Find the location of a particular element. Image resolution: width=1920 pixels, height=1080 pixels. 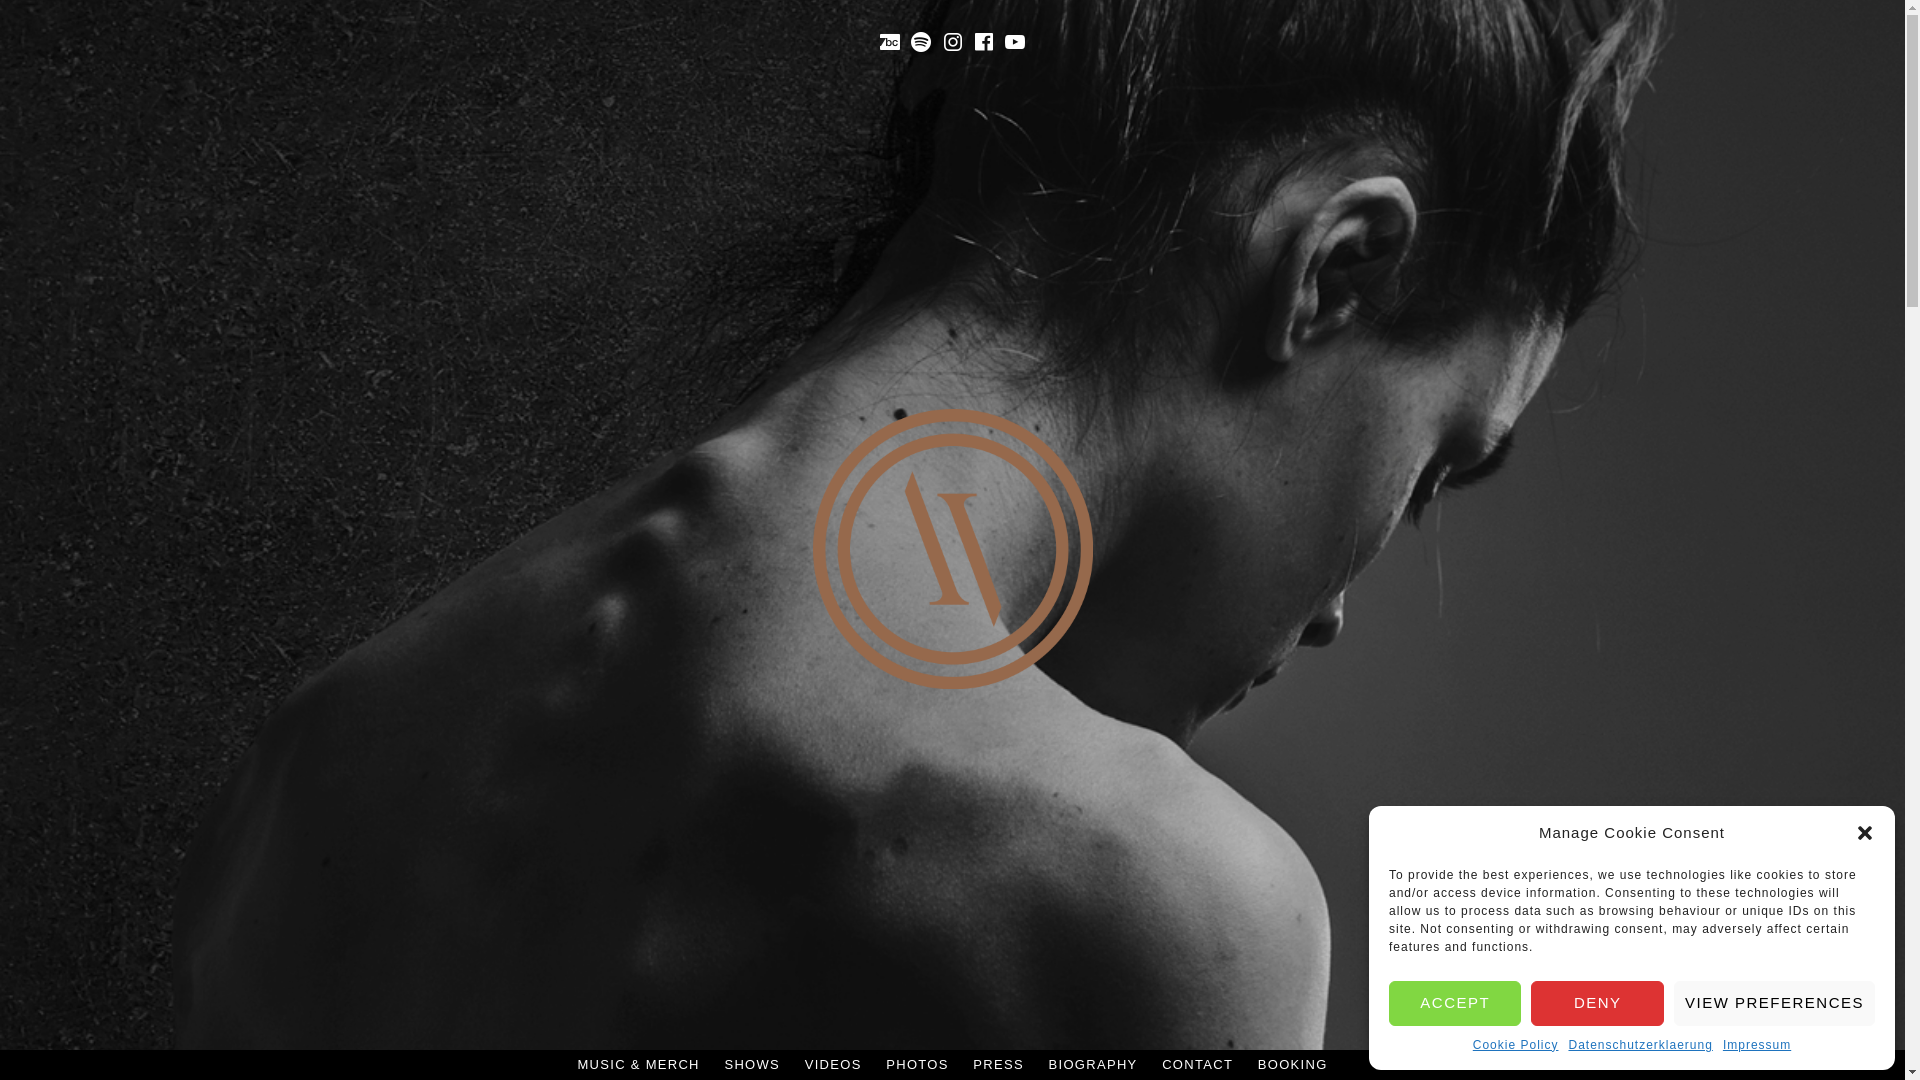

'Cookie Policy' is located at coordinates (1516, 1044).